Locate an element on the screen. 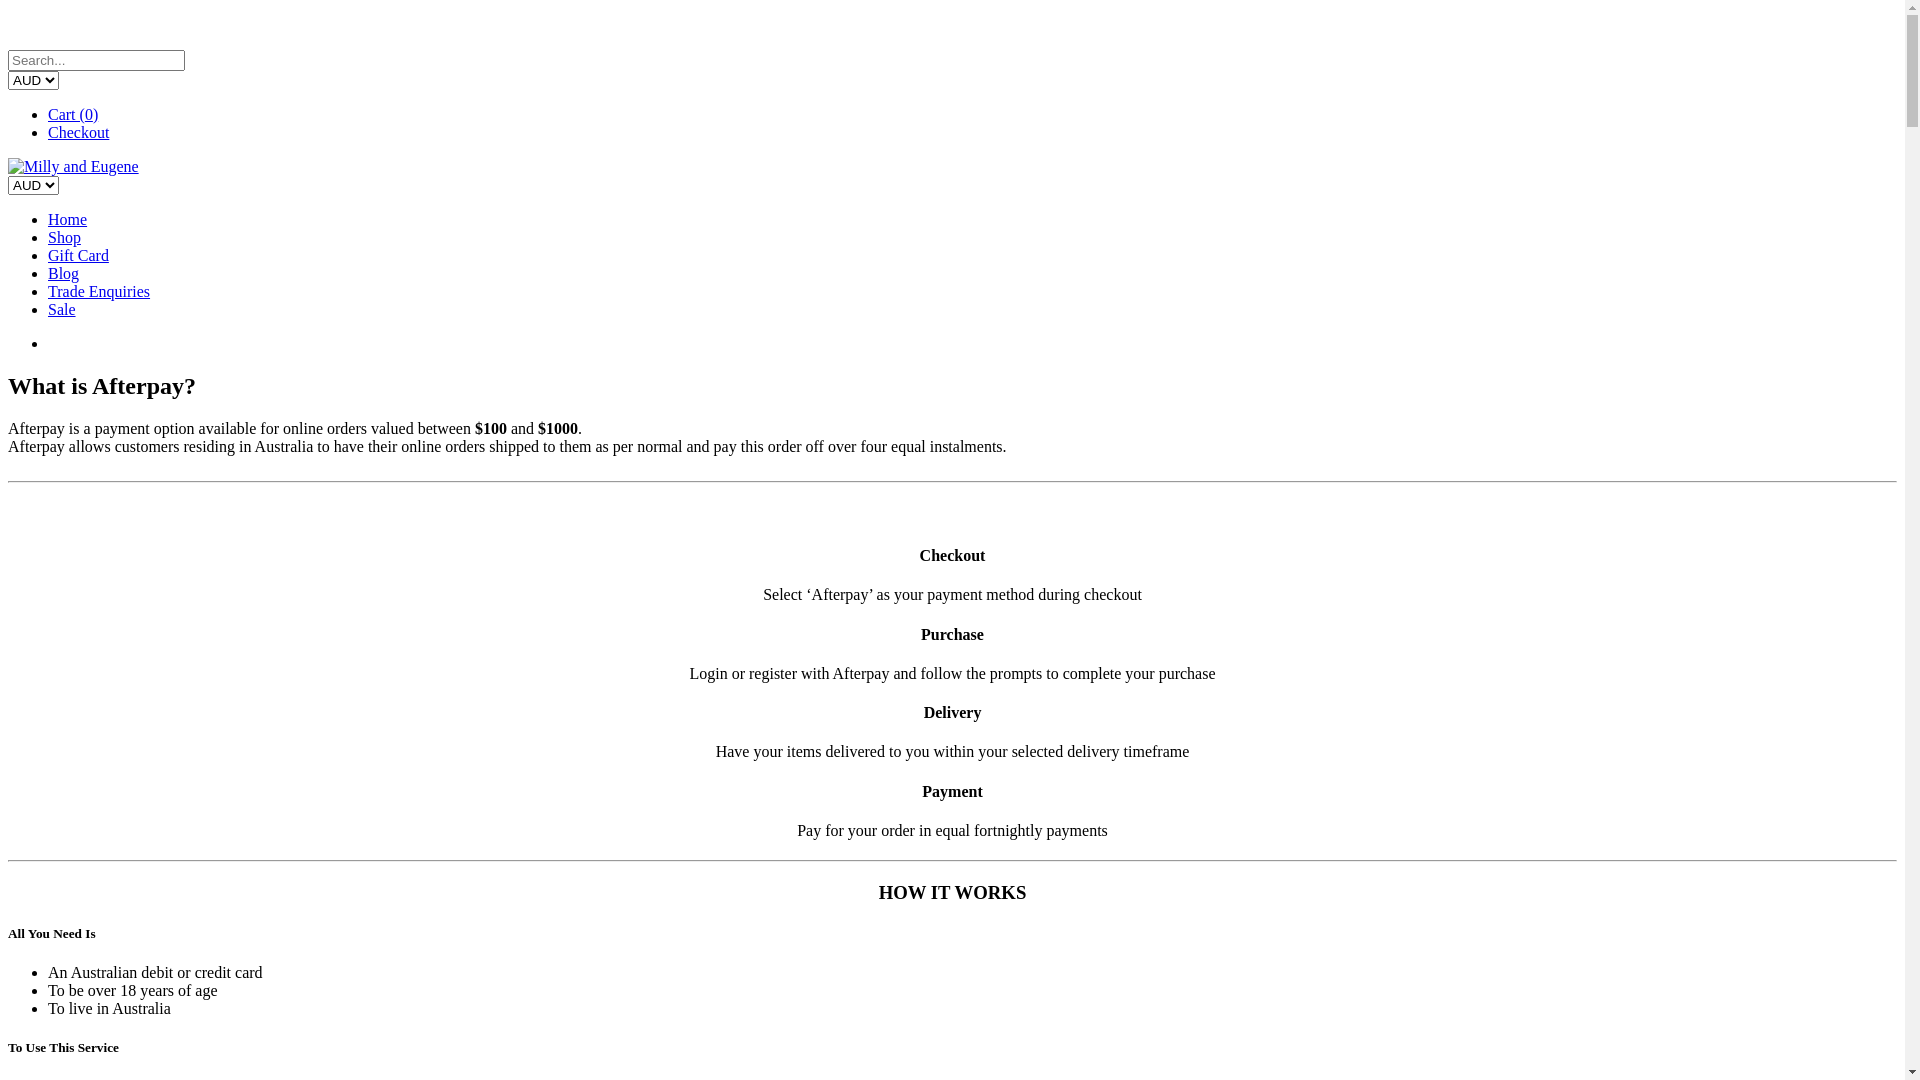  'Blog' is located at coordinates (63, 273).